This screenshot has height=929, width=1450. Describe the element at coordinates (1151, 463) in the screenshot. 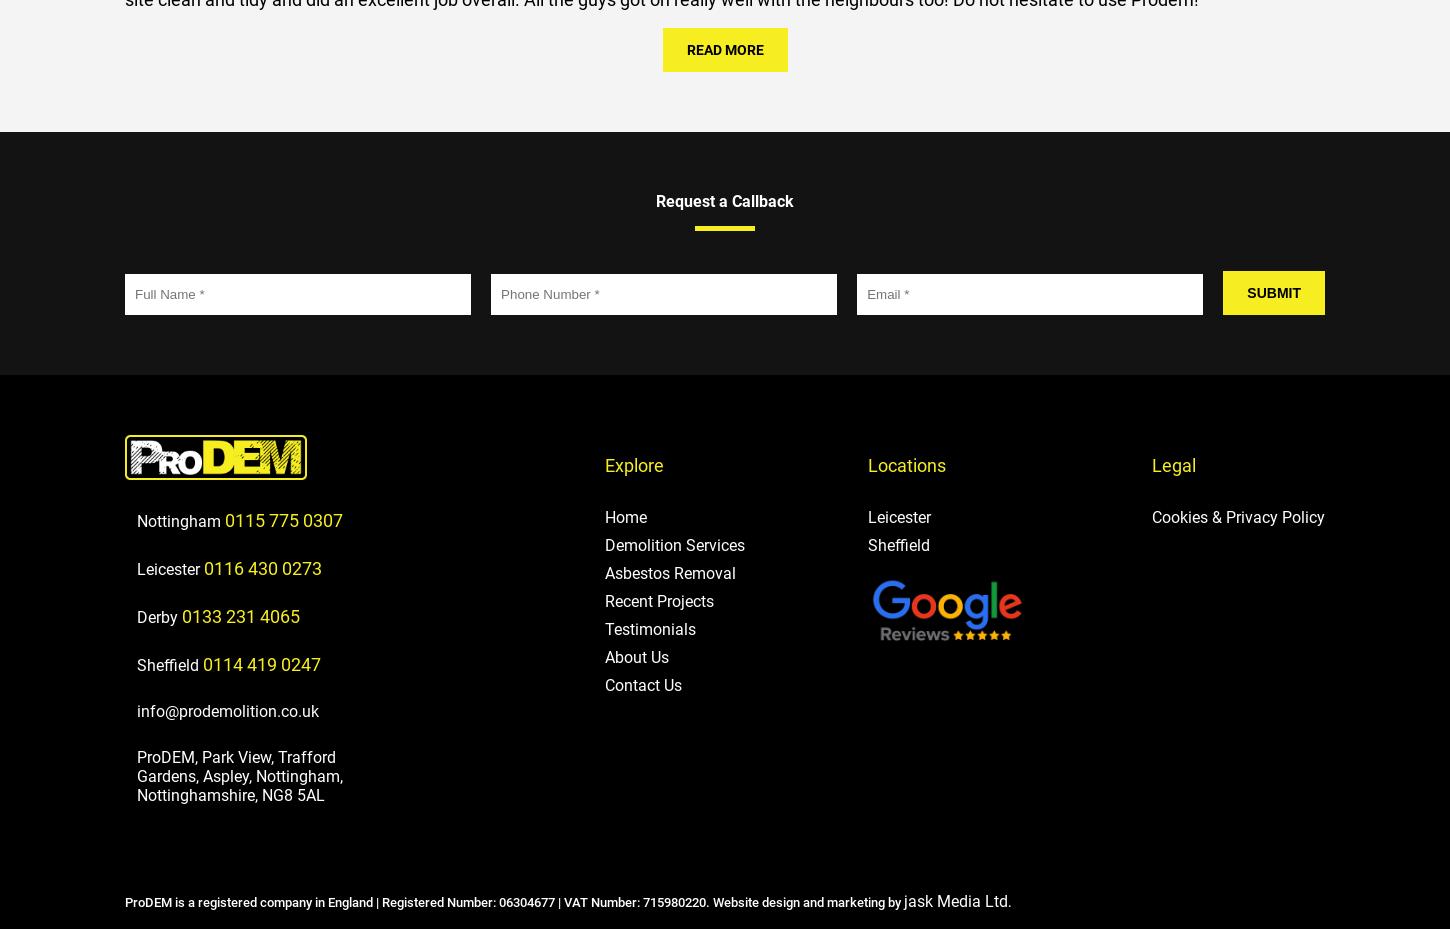

I see `'Legal'` at that location.